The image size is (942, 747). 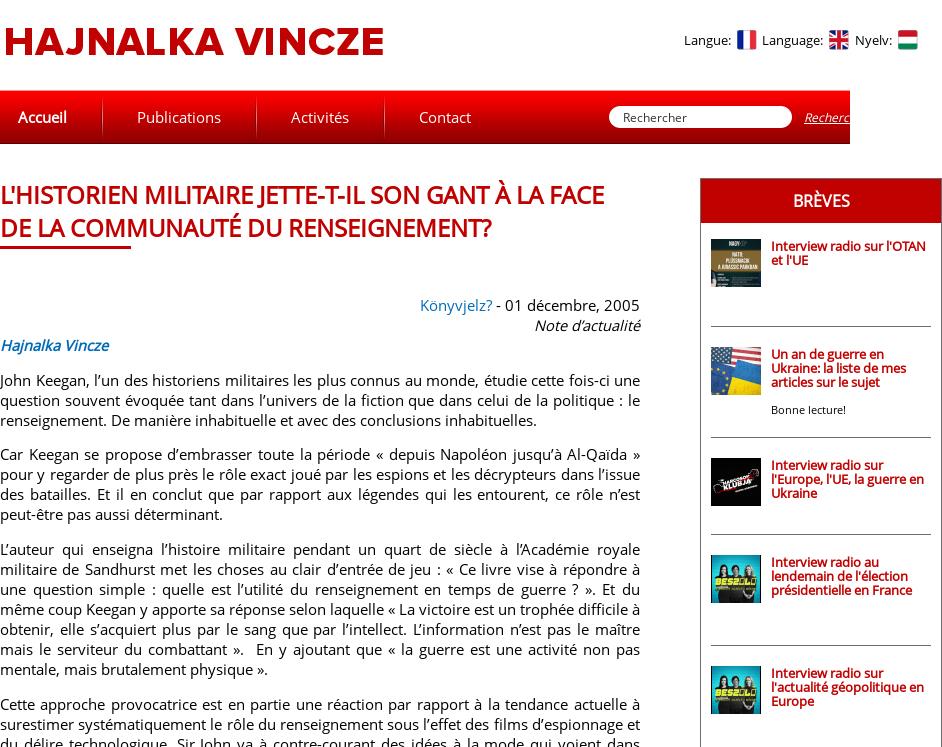 I want to click on 'Nyelv:', so click(x=876, y=39).